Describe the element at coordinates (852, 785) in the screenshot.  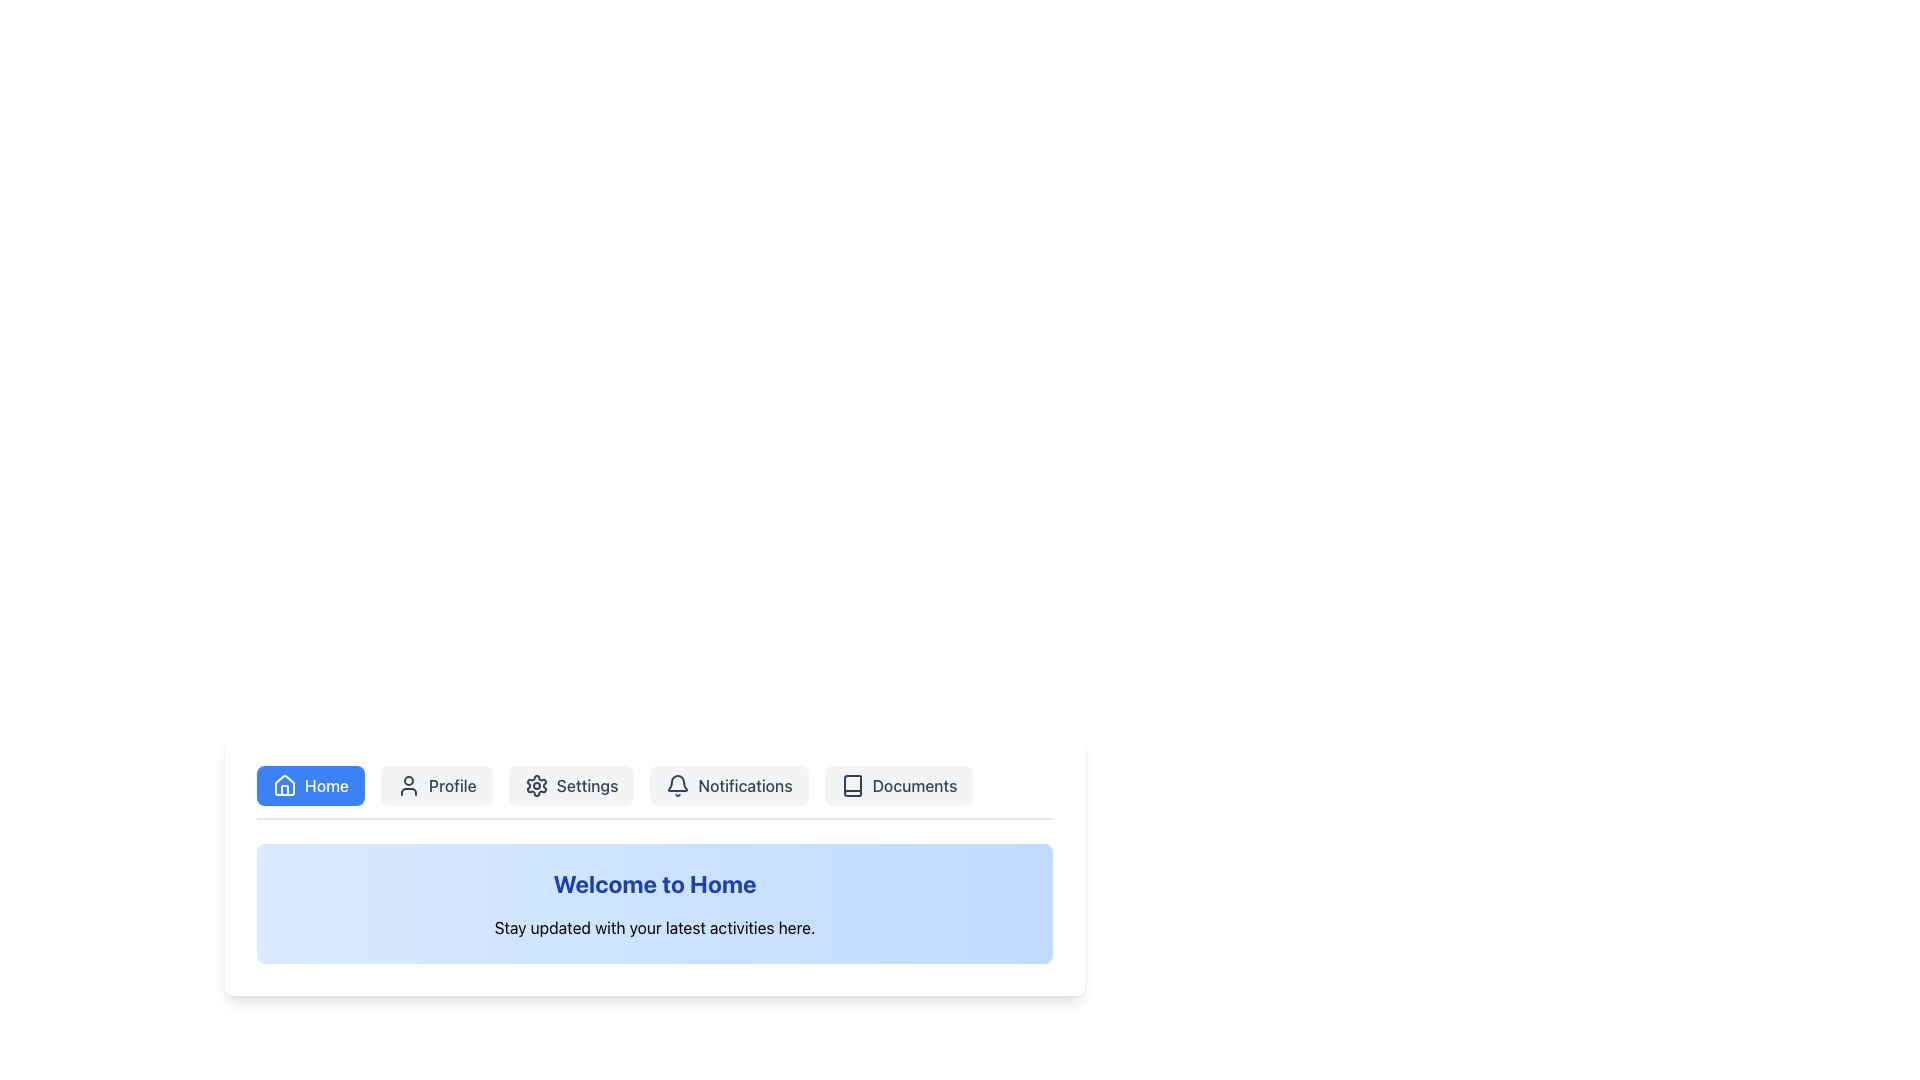
I see `the book icon located in the 'Documents' section of the navigation row at the top of the bottom section` at that location.